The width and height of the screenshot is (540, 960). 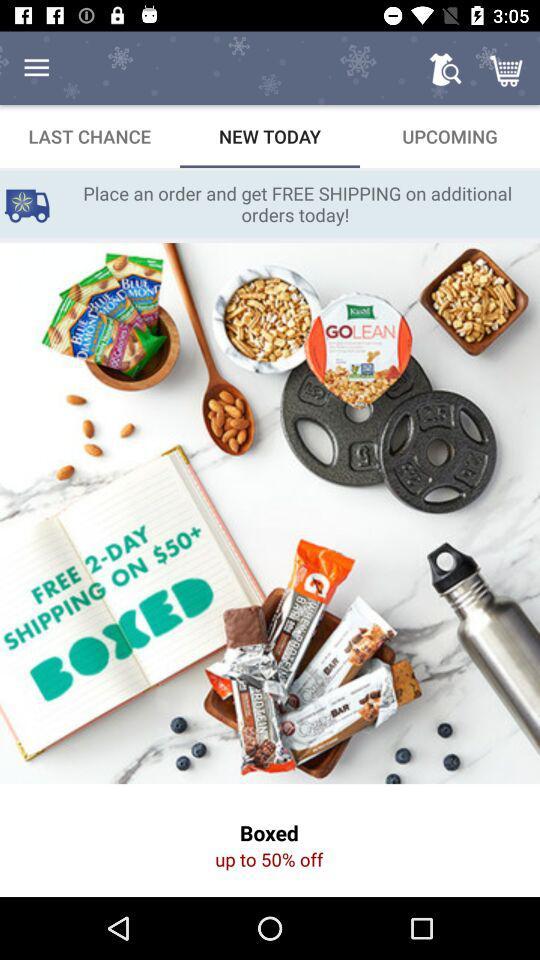 I want to click on the icon above the upcoming, so click(x=445, y=68).